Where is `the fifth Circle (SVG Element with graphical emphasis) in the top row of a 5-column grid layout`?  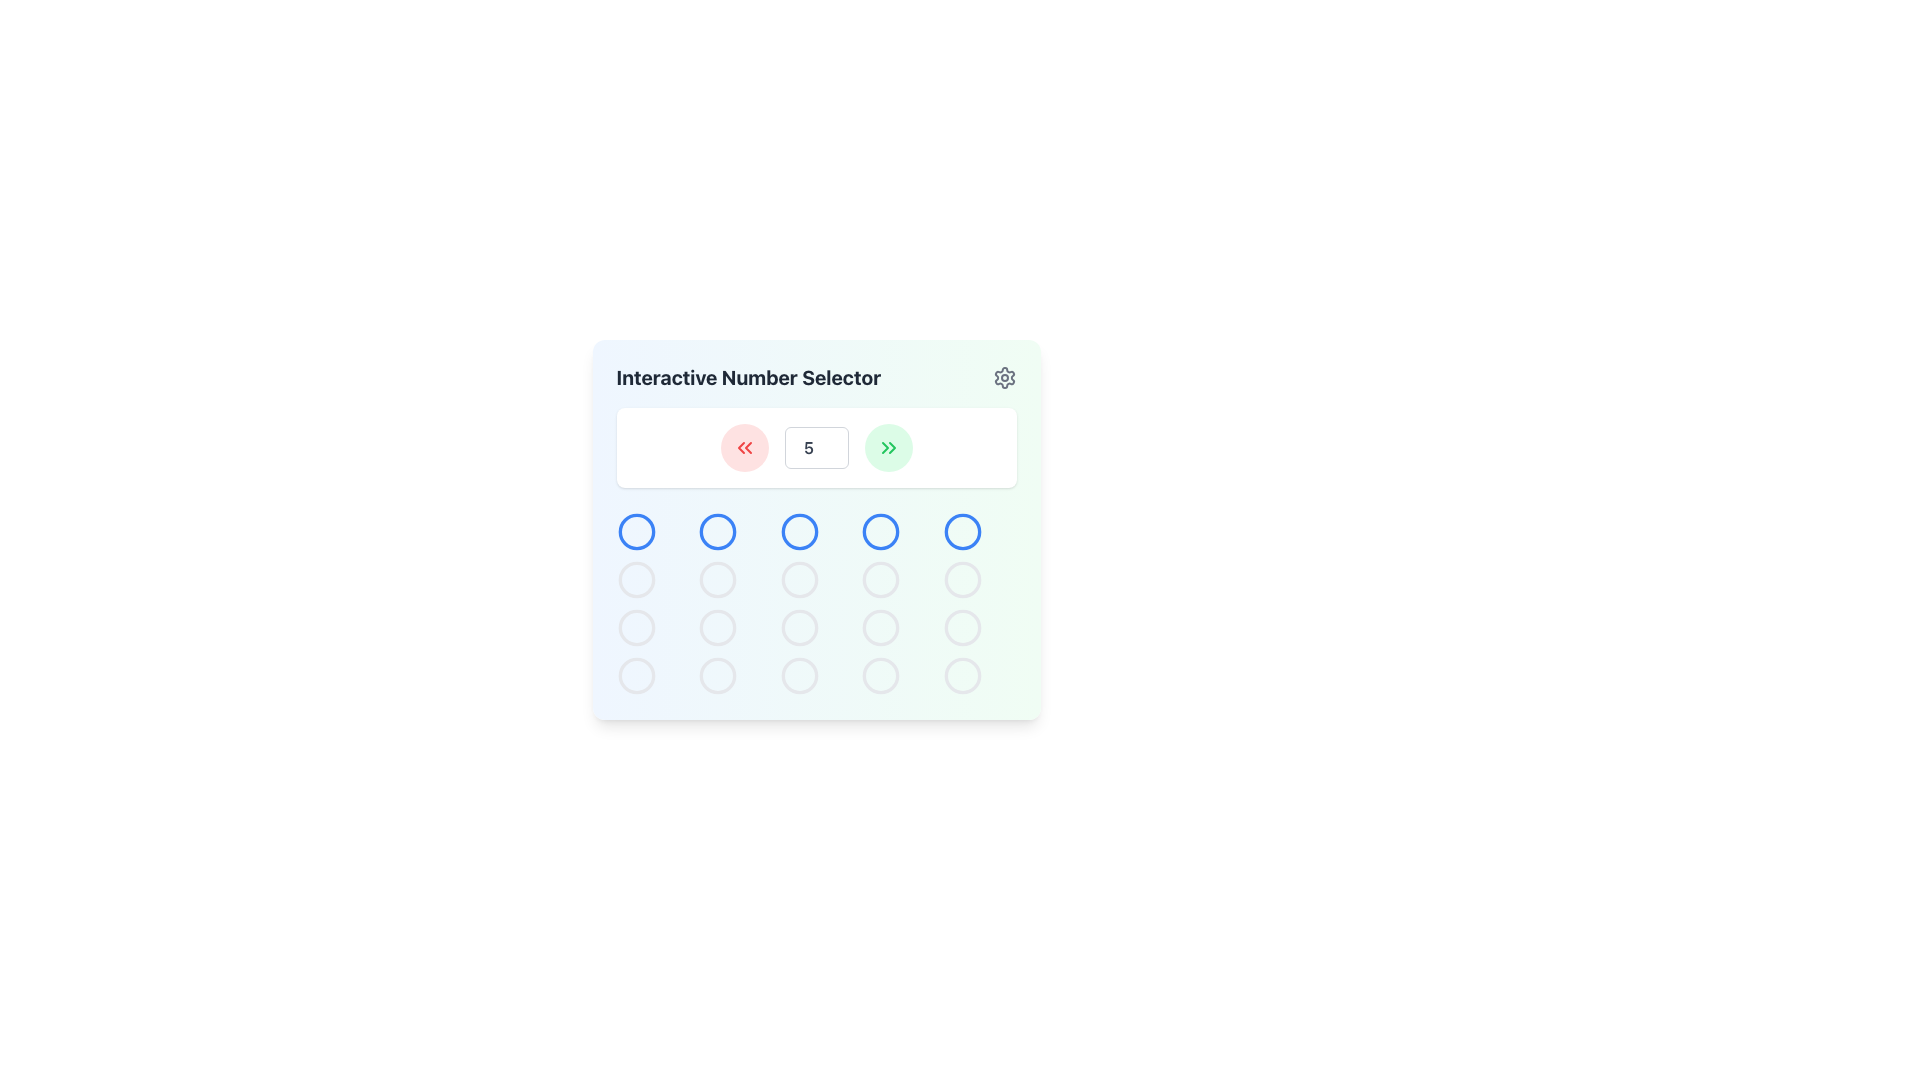 the fifth Circle (SVG Element with graphical emphasis) in the top row of a 5-column grid layout is located at coordinates (962, 531).